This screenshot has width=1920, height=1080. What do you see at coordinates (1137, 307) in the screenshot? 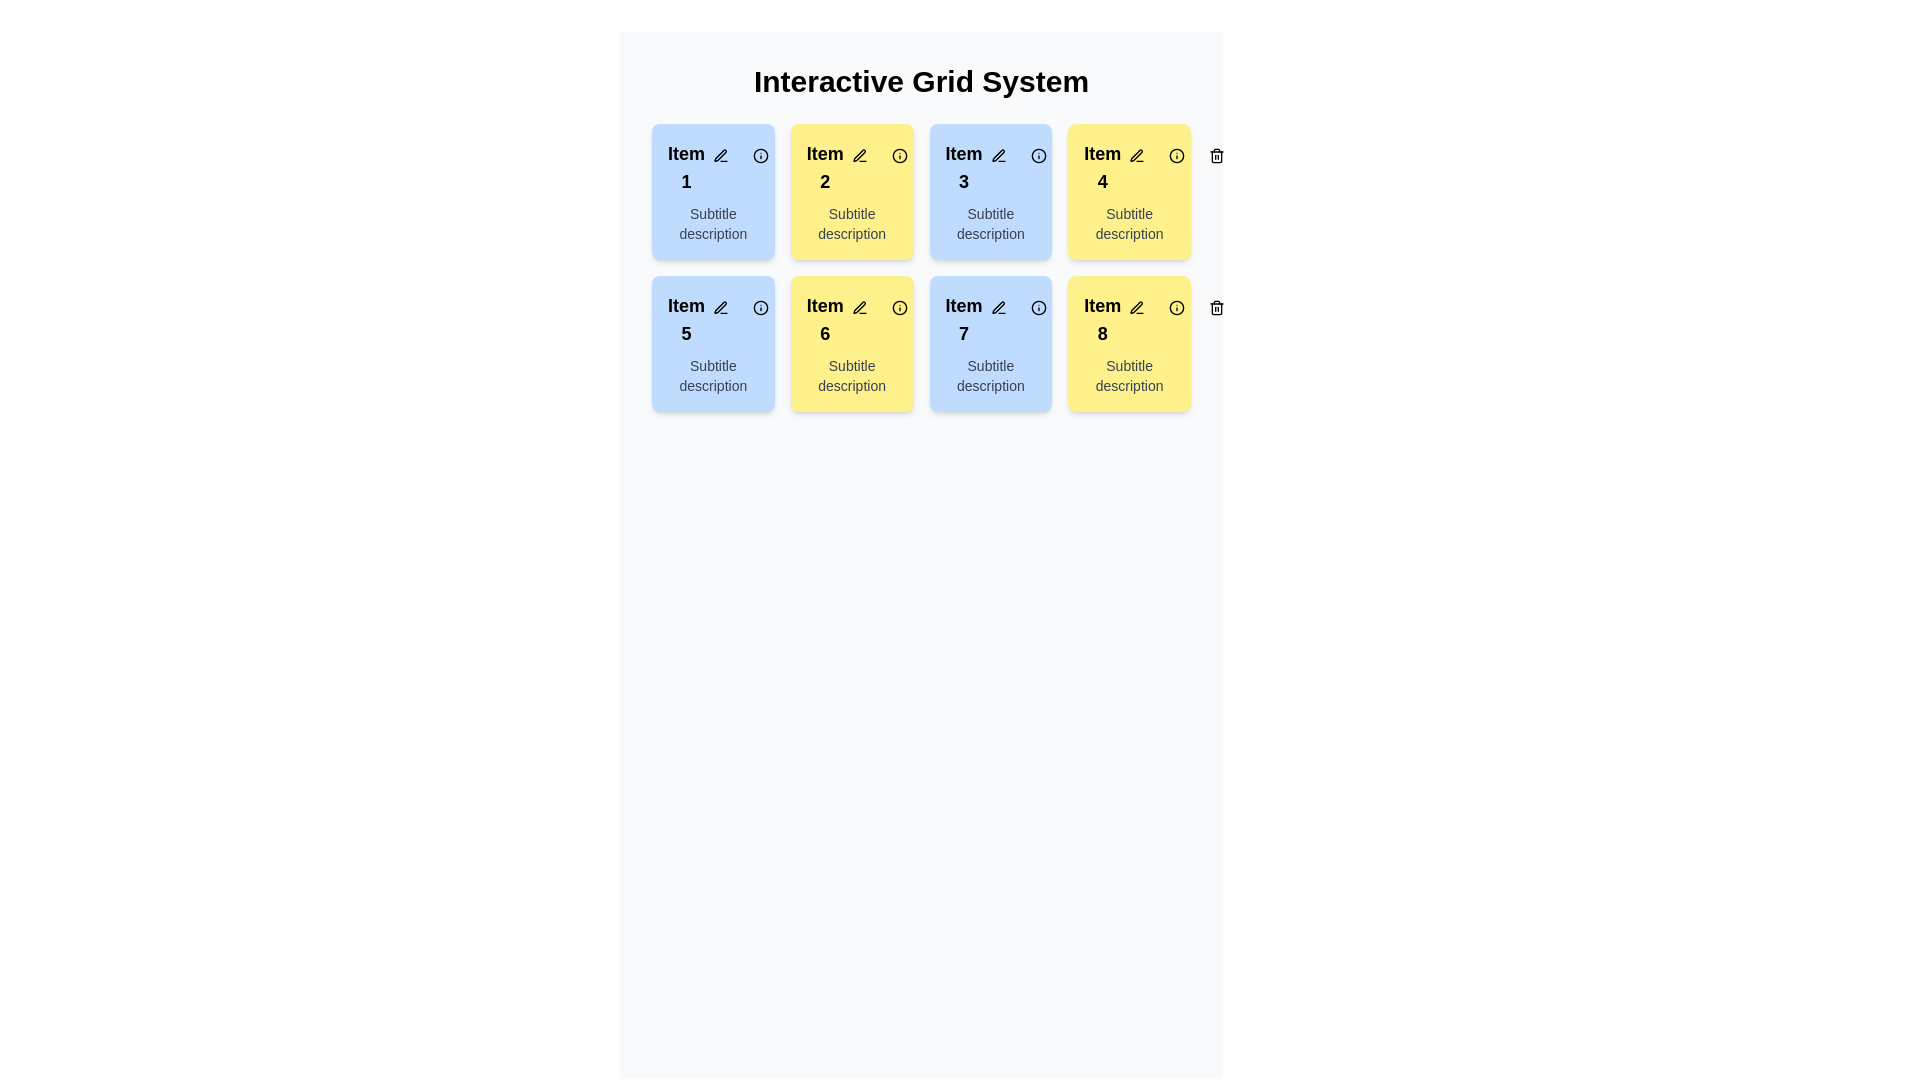
I see `the pen icon button located at the top-right corner of the 'Item 8' grid item` at bounding box center [1137, 307].